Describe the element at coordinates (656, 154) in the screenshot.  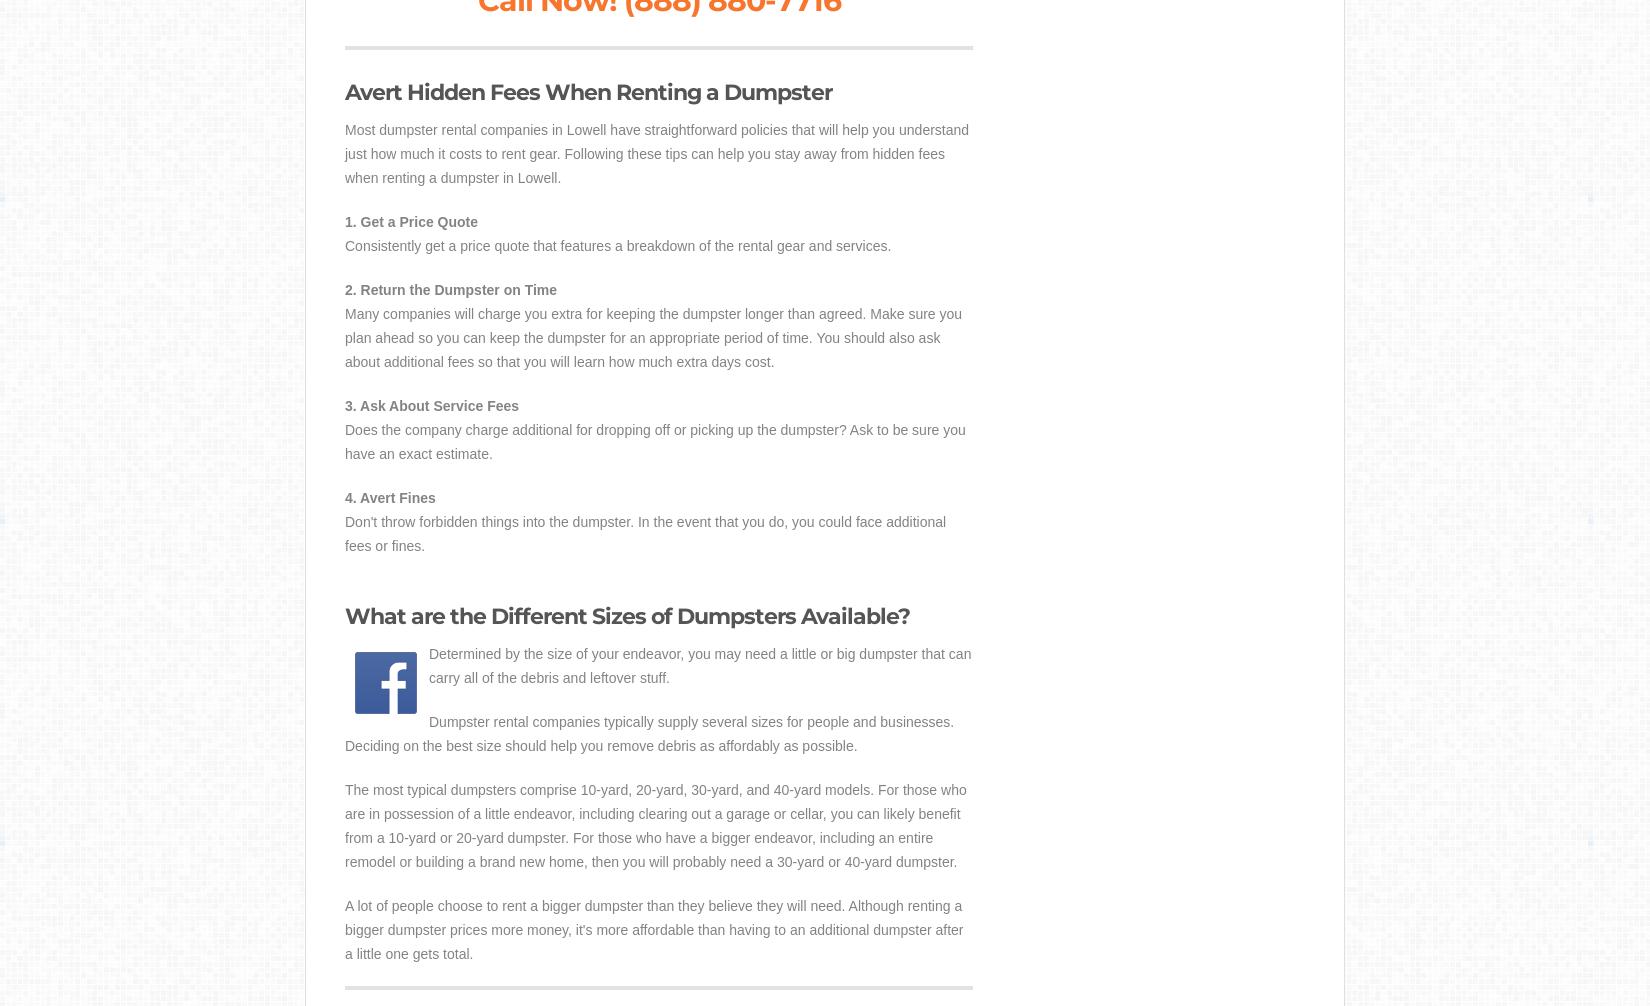
I see `'Most dumpster rental companies in Lowell have straightforward policies that will help you understand just how much it costs to rent gear. Following these tips can help you stay away from hidden fees when renting a dumpster in Lowell.'` at that location.